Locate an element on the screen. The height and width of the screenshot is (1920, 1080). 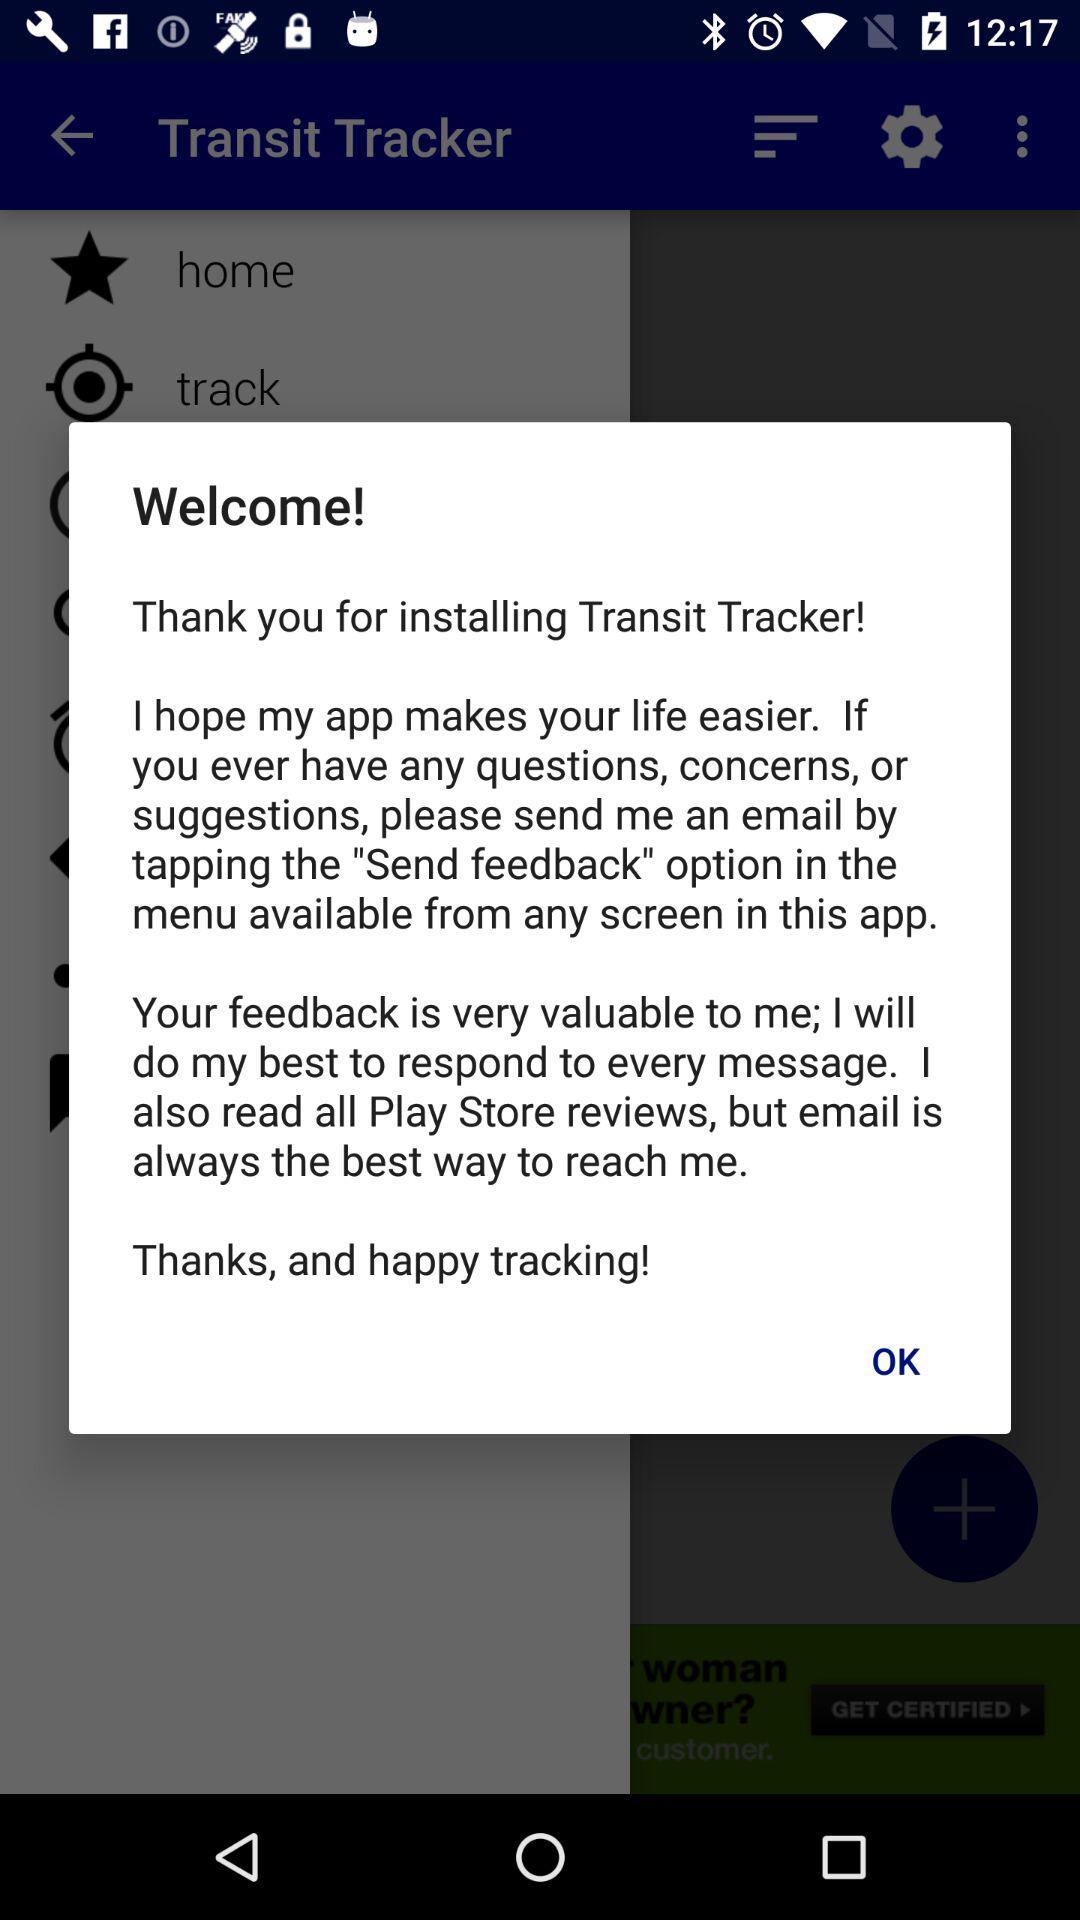
ok icon is located at coordinates (894, 1360).